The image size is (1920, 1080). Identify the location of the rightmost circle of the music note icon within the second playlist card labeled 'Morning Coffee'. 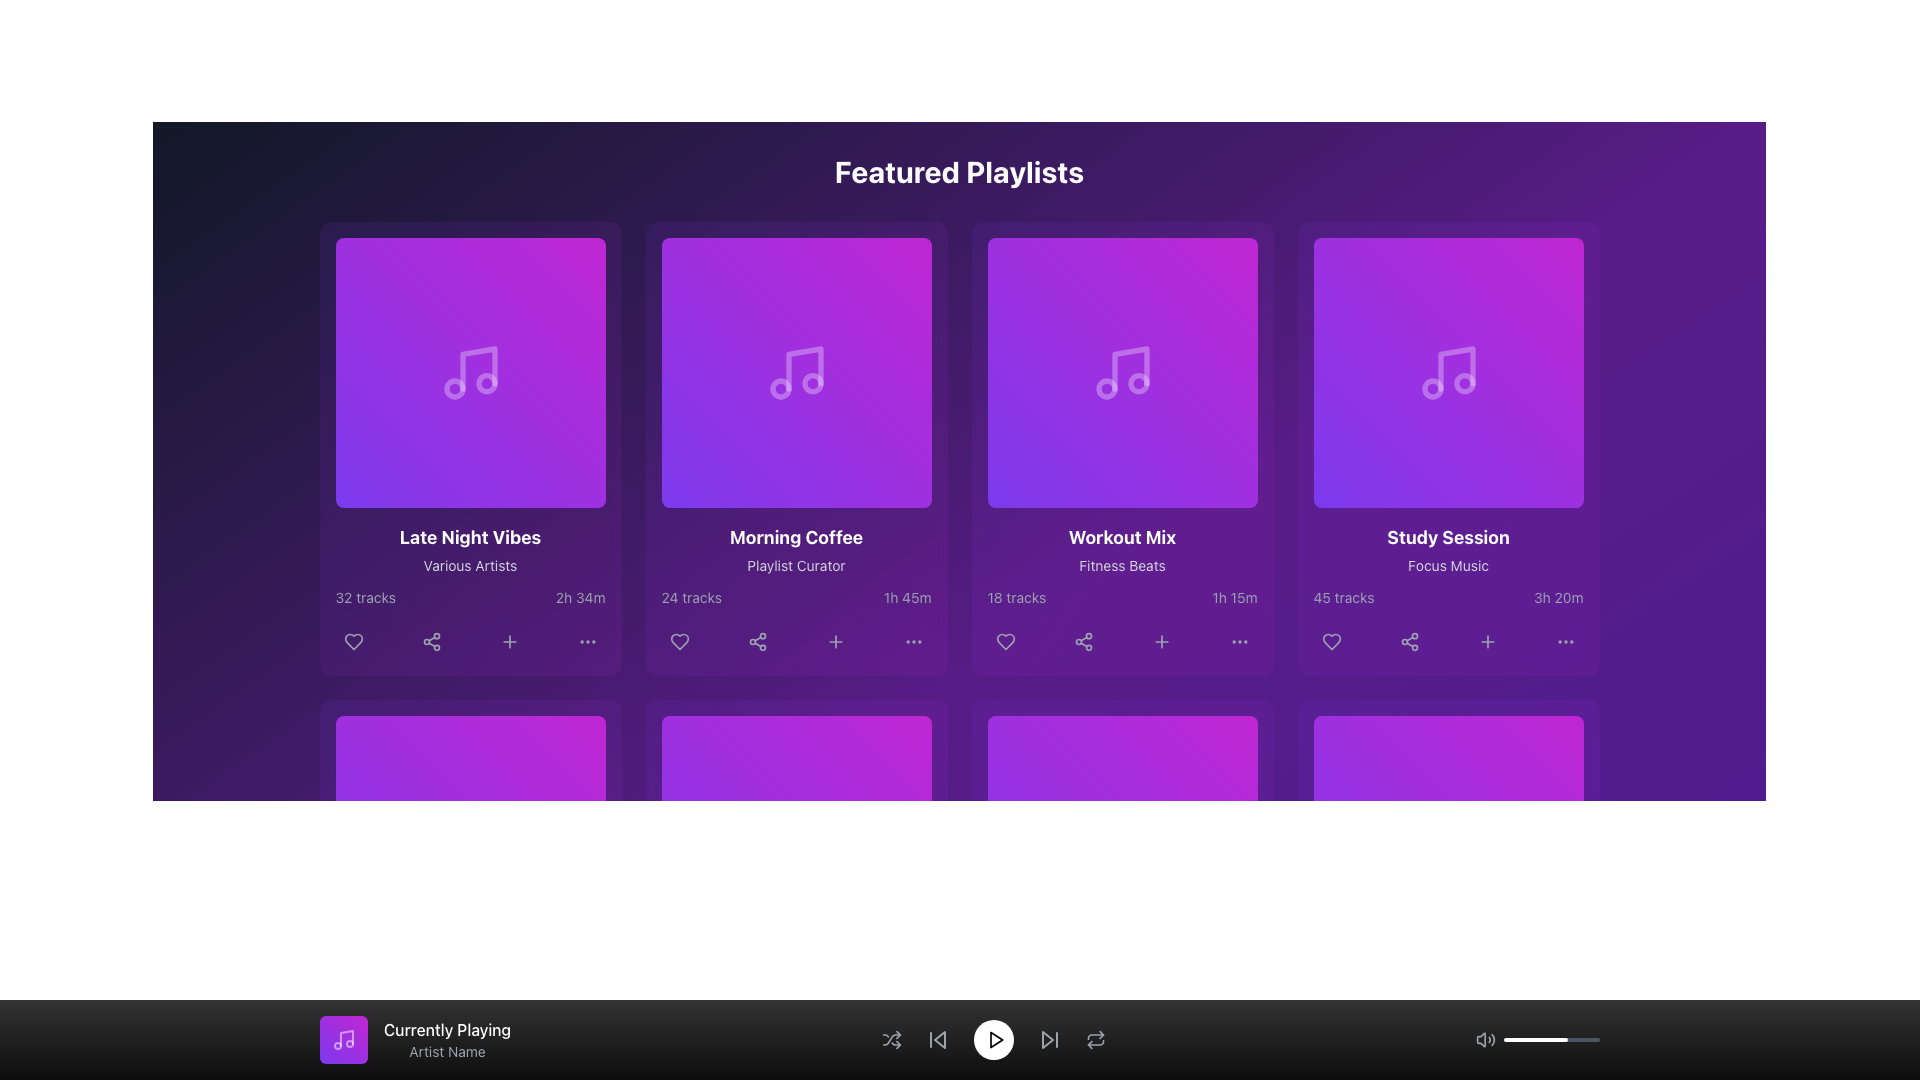
(812, 383).